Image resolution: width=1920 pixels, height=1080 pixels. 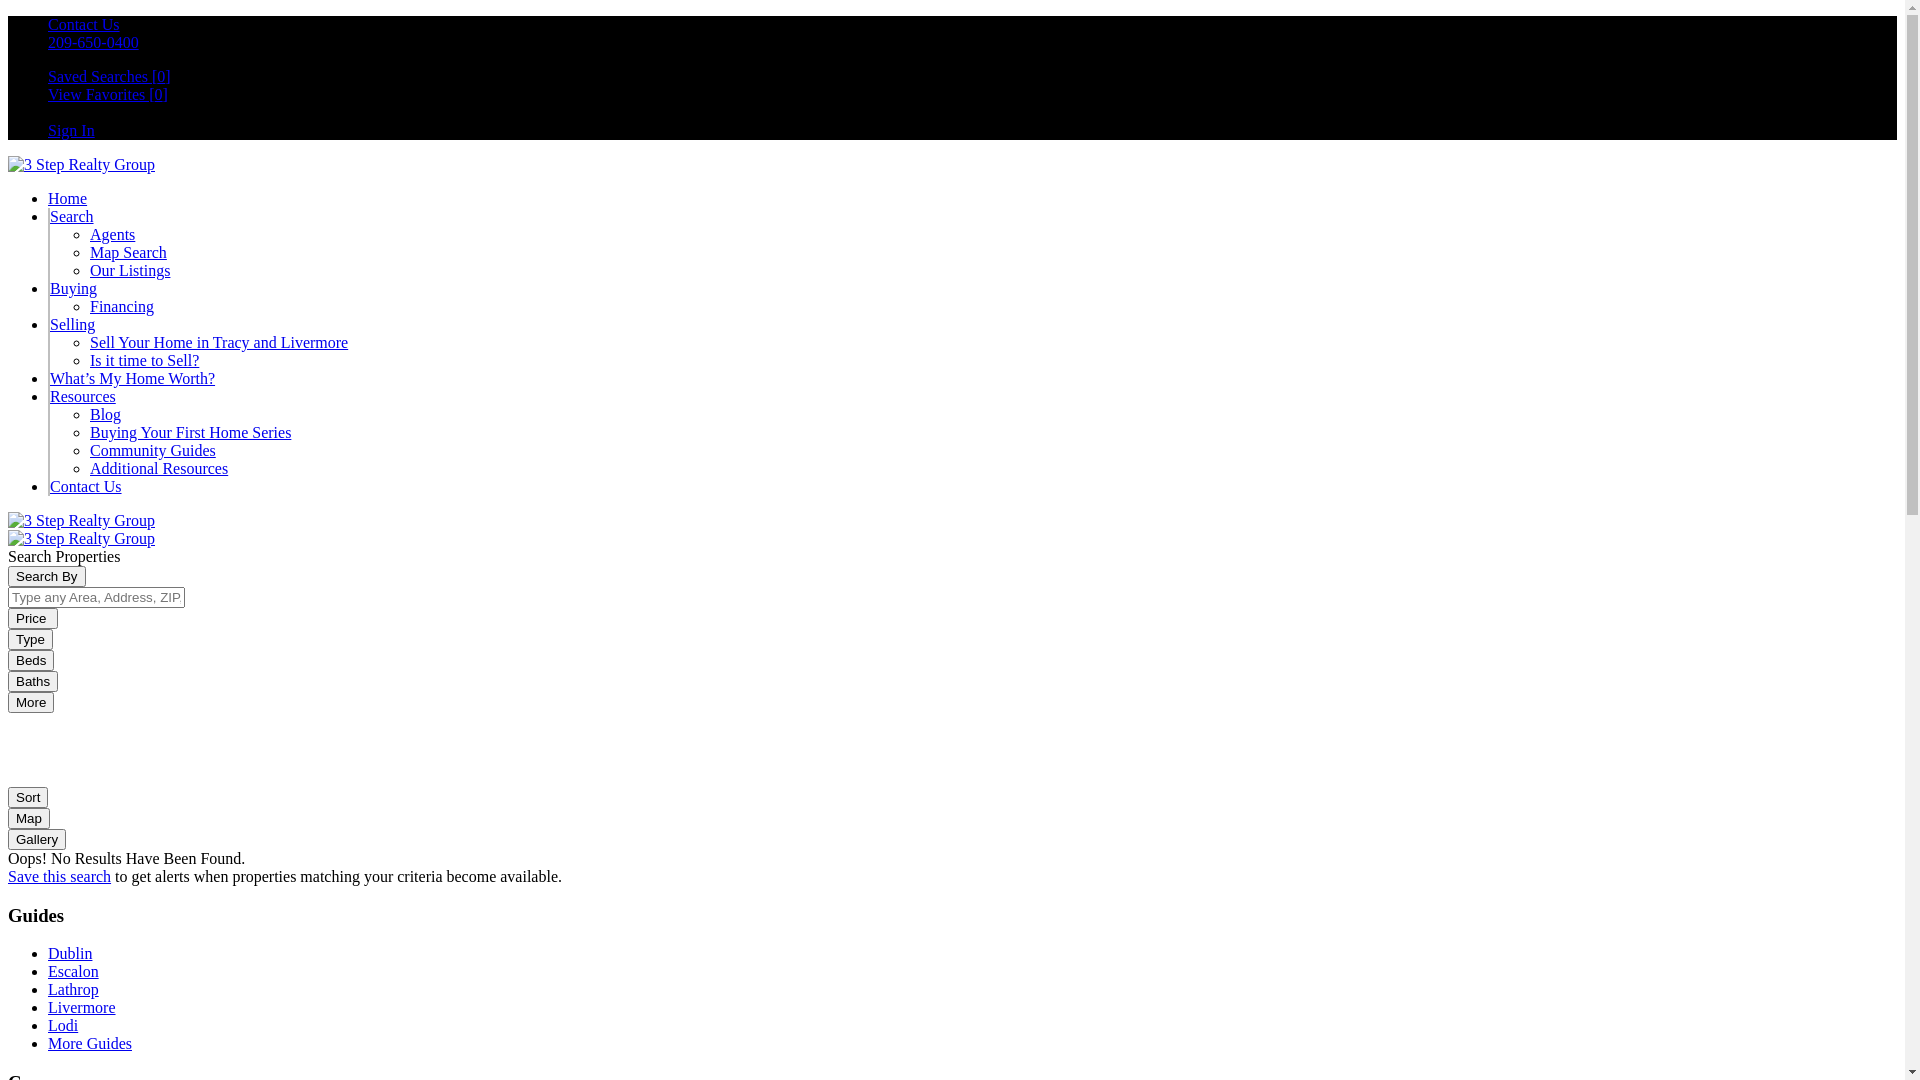 What do you see at coordinates (49, 486) in the screenshot?
I see `'Contact Us'` at bounding box center [49, 486].